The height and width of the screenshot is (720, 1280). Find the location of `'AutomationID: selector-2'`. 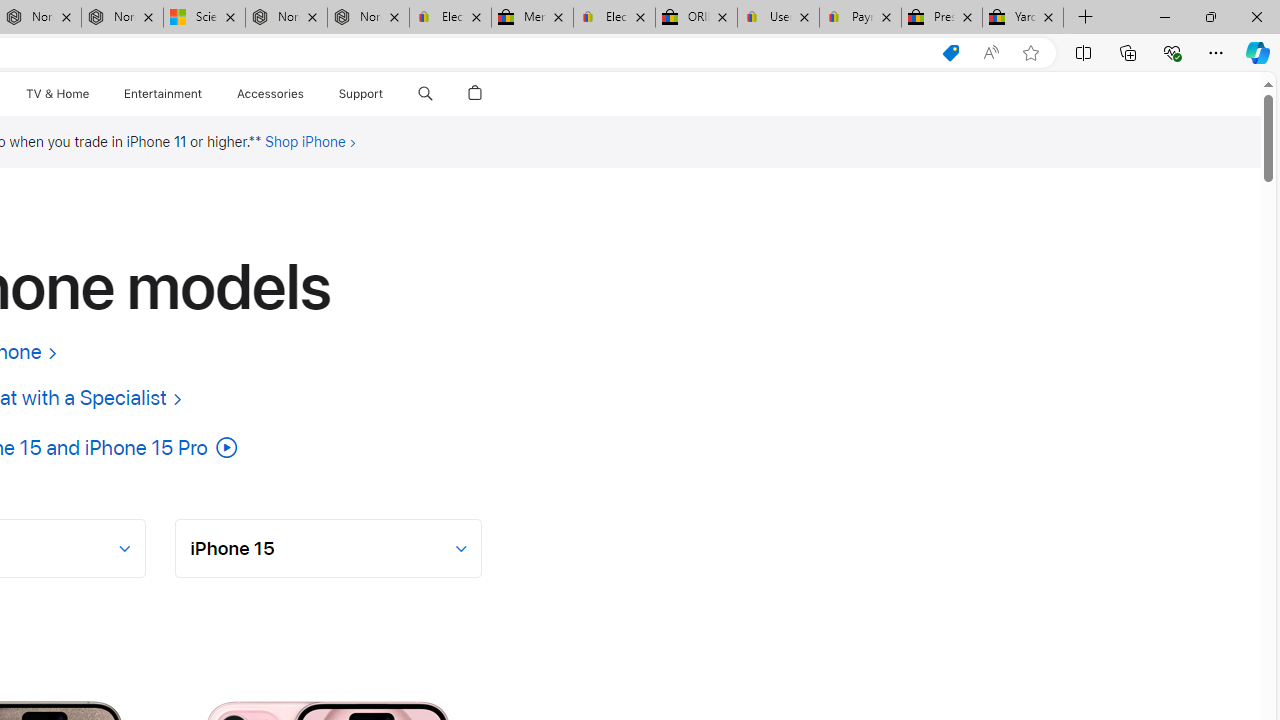

'AutomationID: selector-2' is located at coordinates (329, 547).